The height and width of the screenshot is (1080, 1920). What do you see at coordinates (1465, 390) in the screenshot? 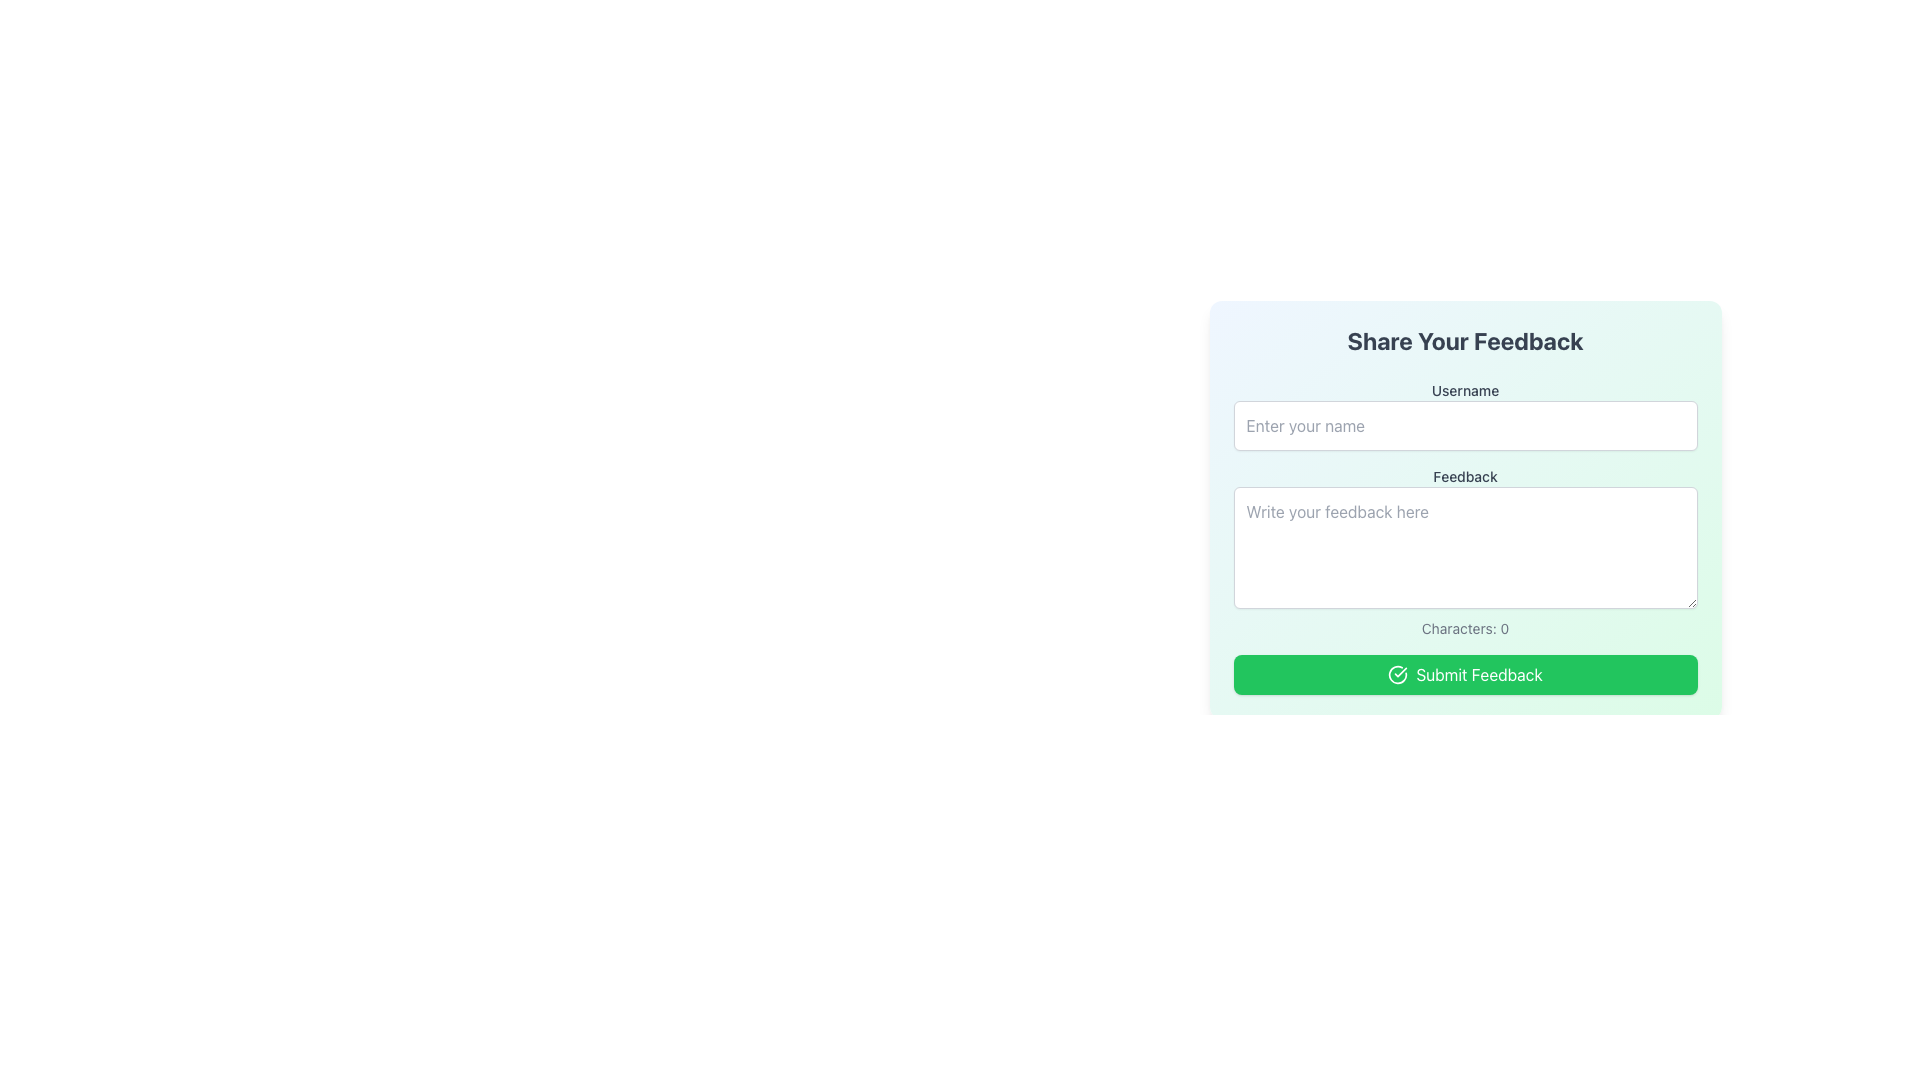
I see `the 'Username' label element, which is positioned above the input field and styled in bold, gray sans-serif font` at bounding box center [1465, 390].